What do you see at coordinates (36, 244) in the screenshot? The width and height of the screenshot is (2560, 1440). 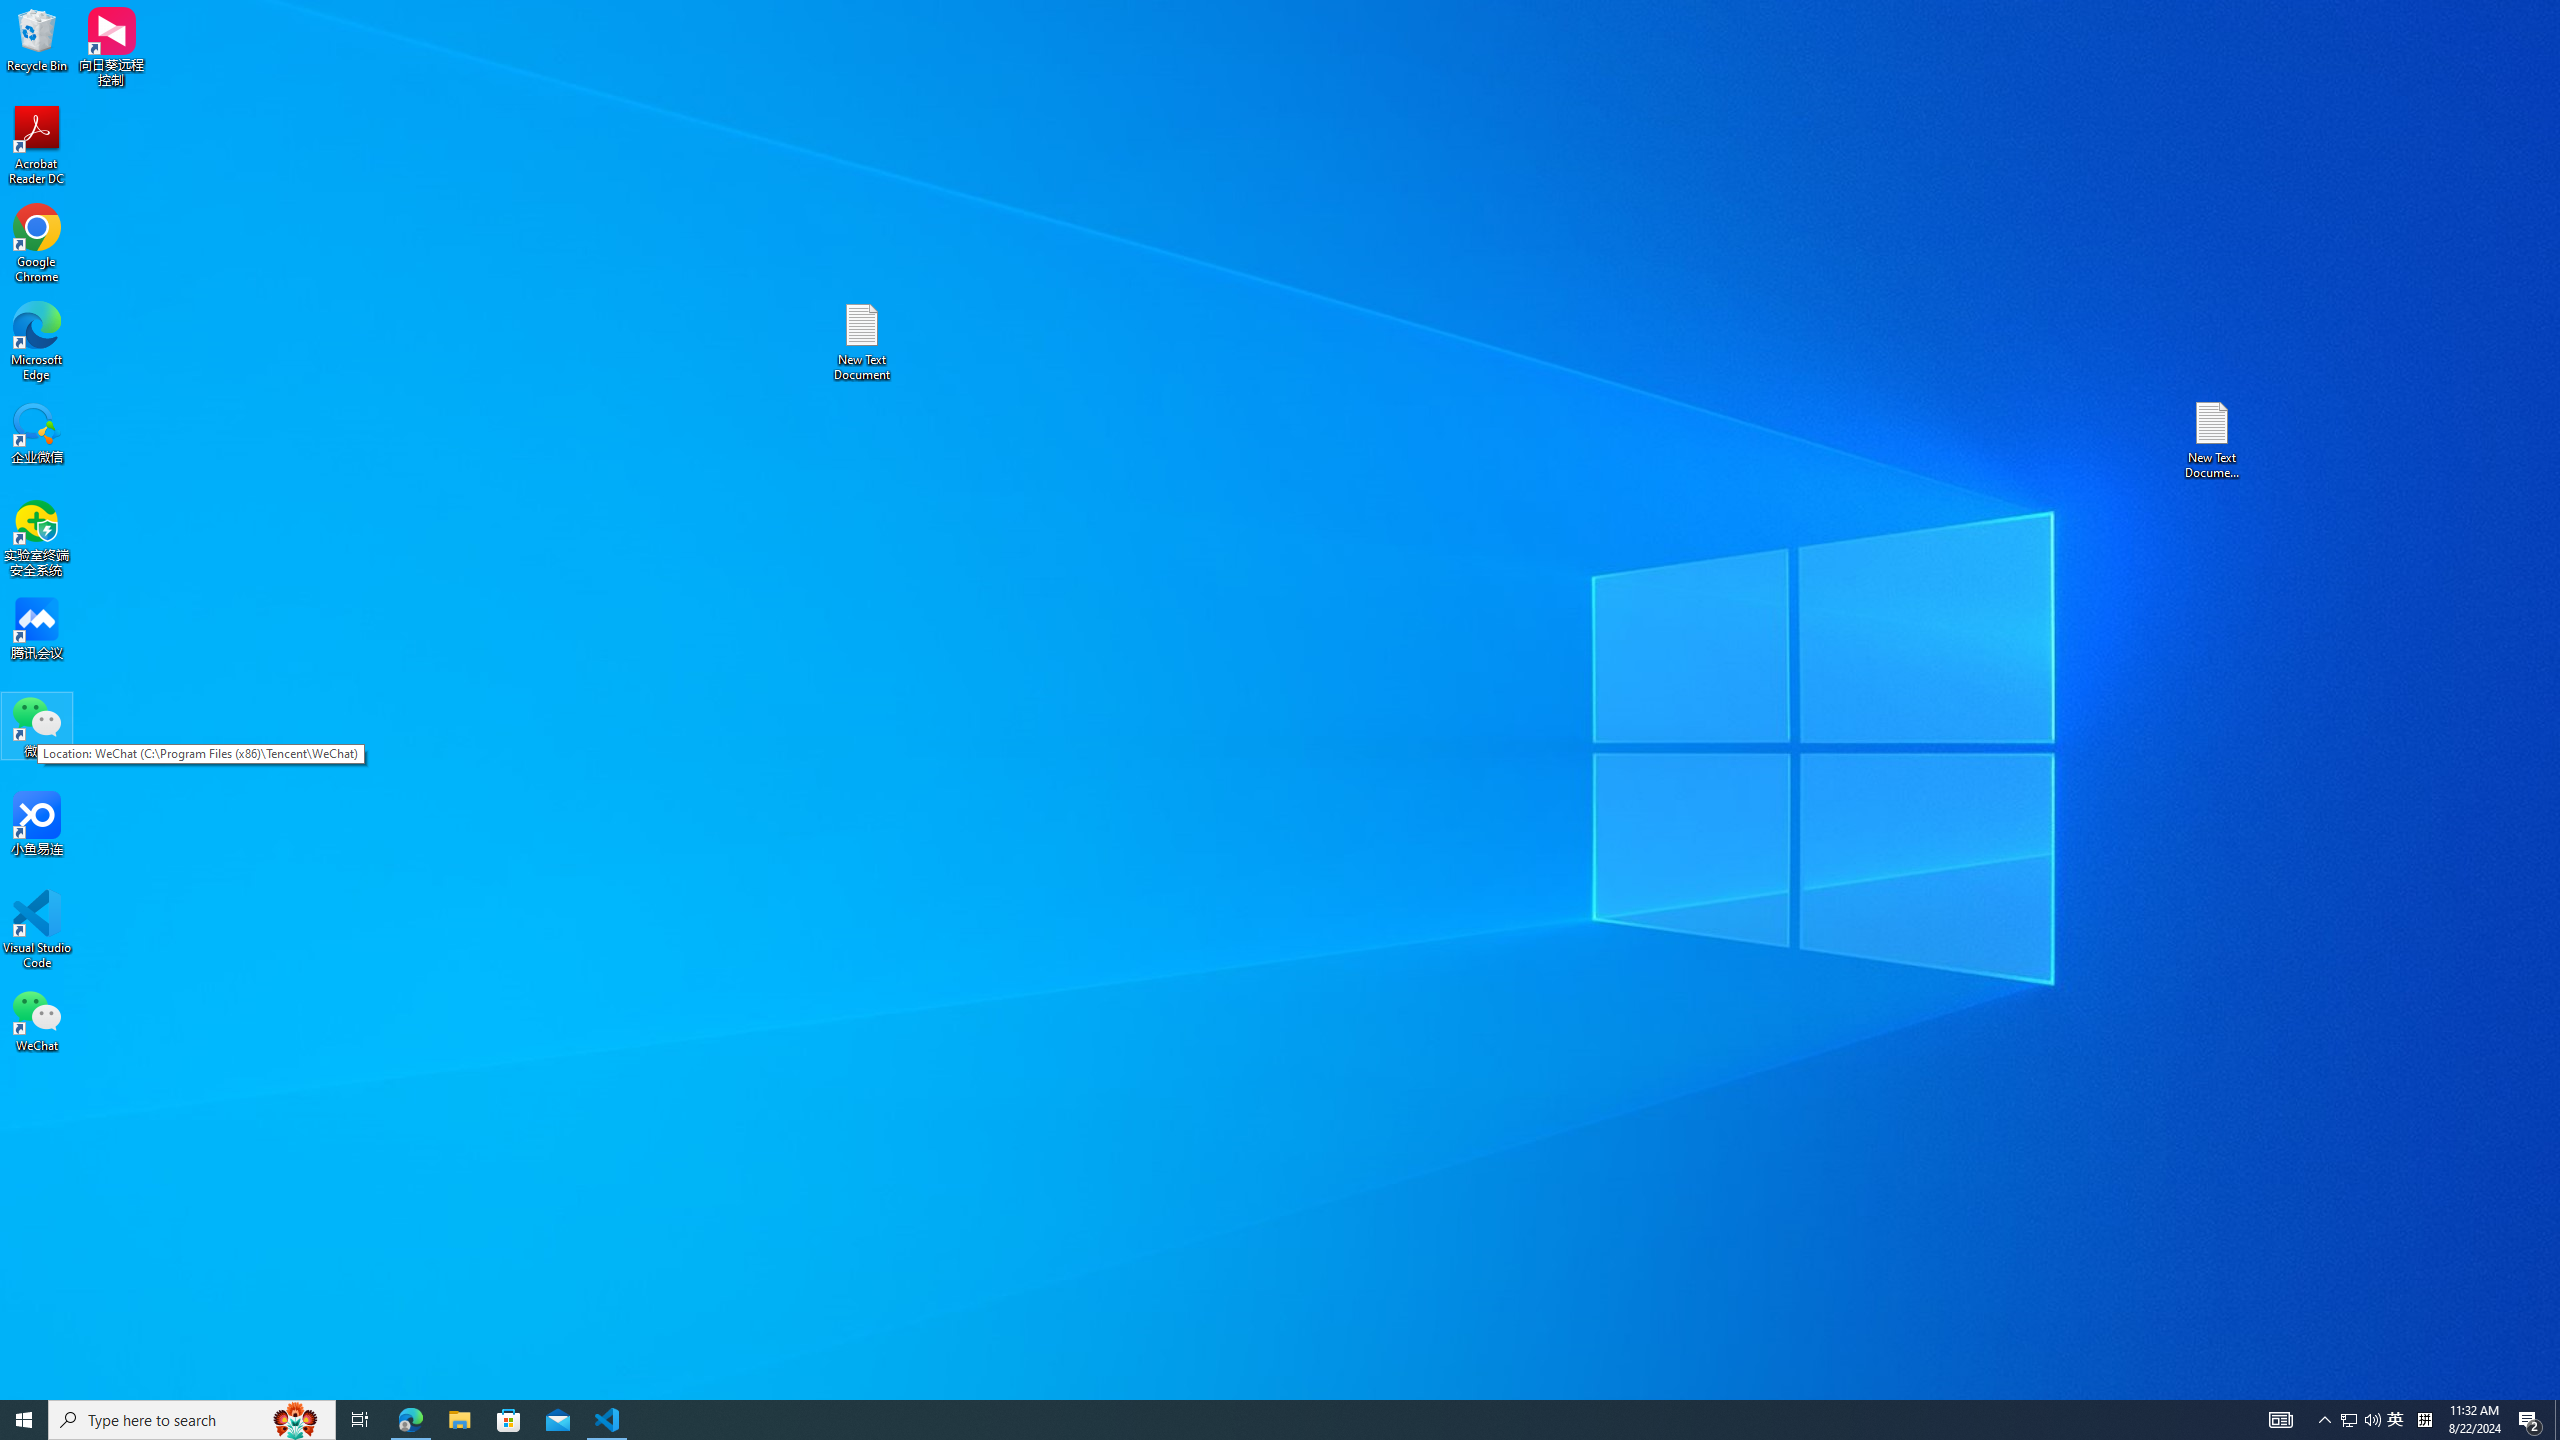 I see `'Google Chrome'` at bounding box center [36, 244].